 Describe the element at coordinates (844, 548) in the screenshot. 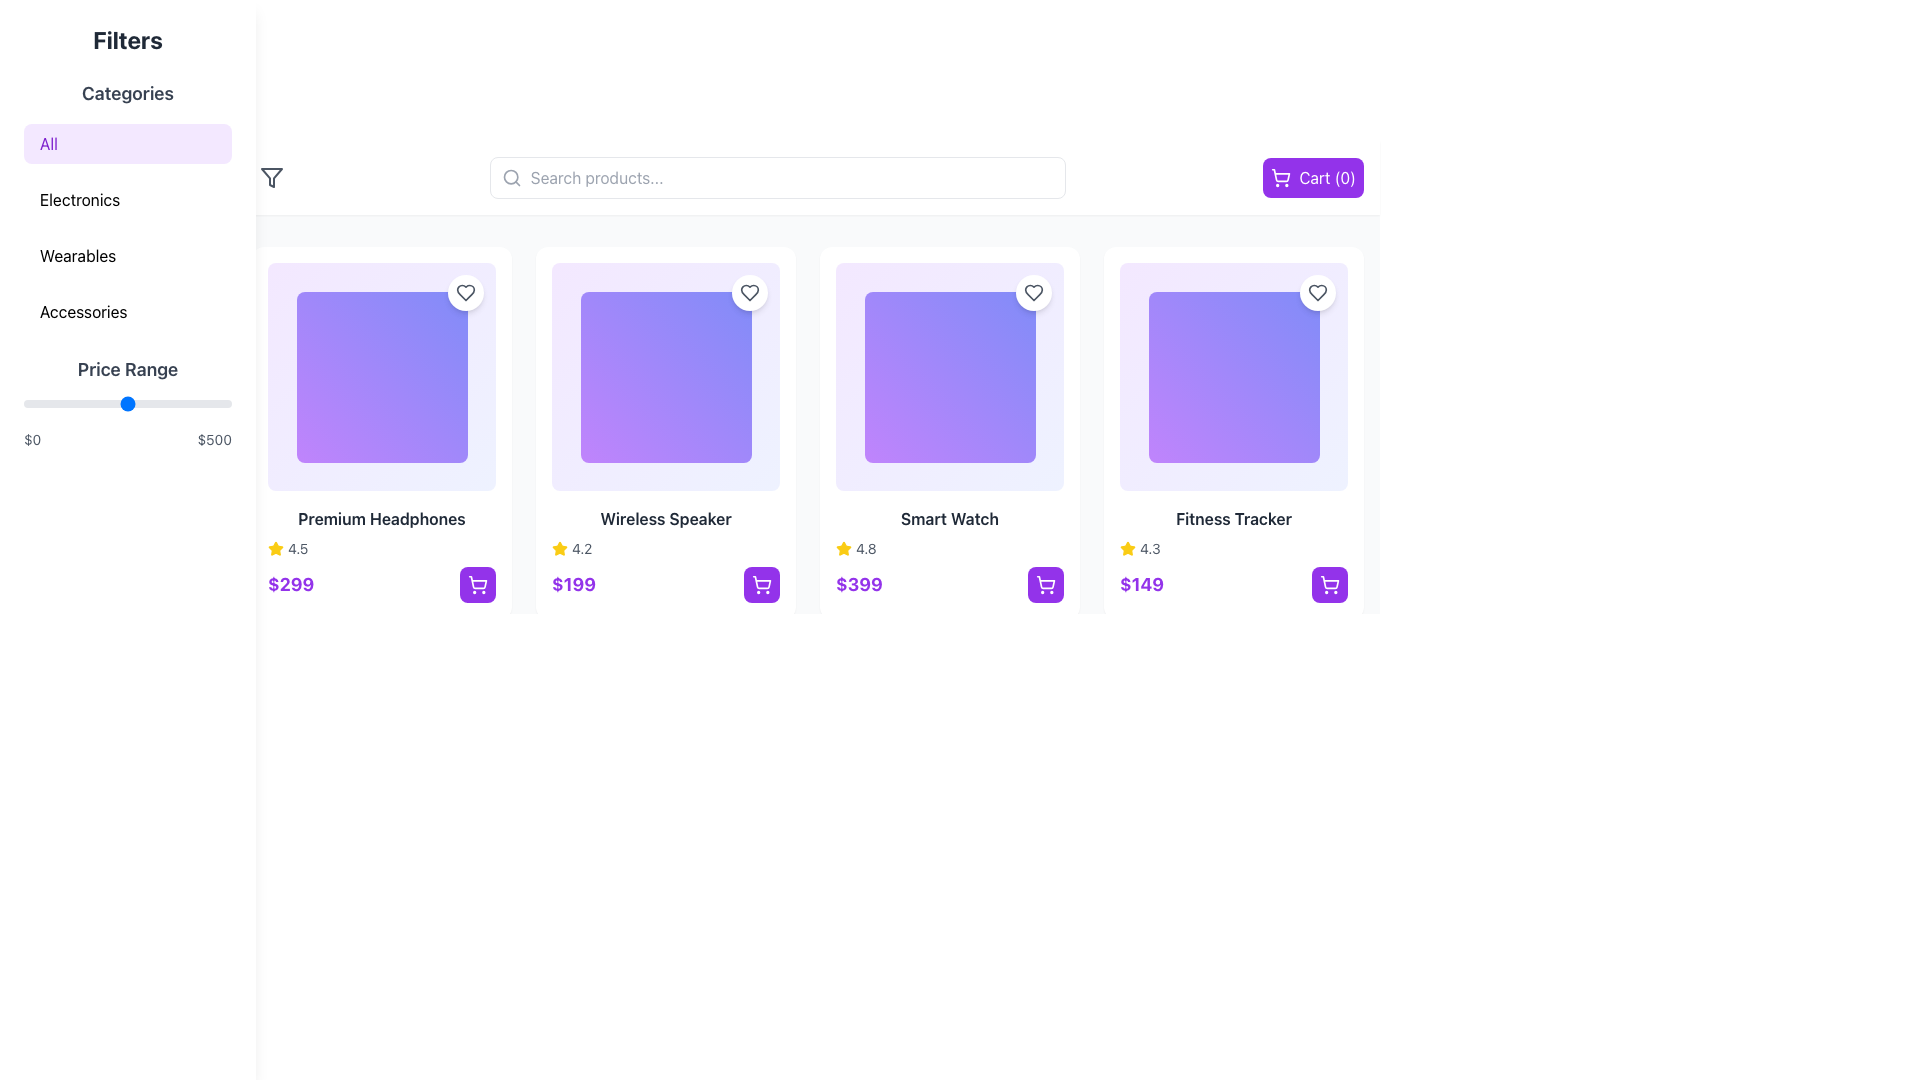

I see `the significance of the yellow star rating icon located in the bottom left corner of the fourth product card labeled 'Fitness Tracker', which indicates a rating of '4.3'` at that location.